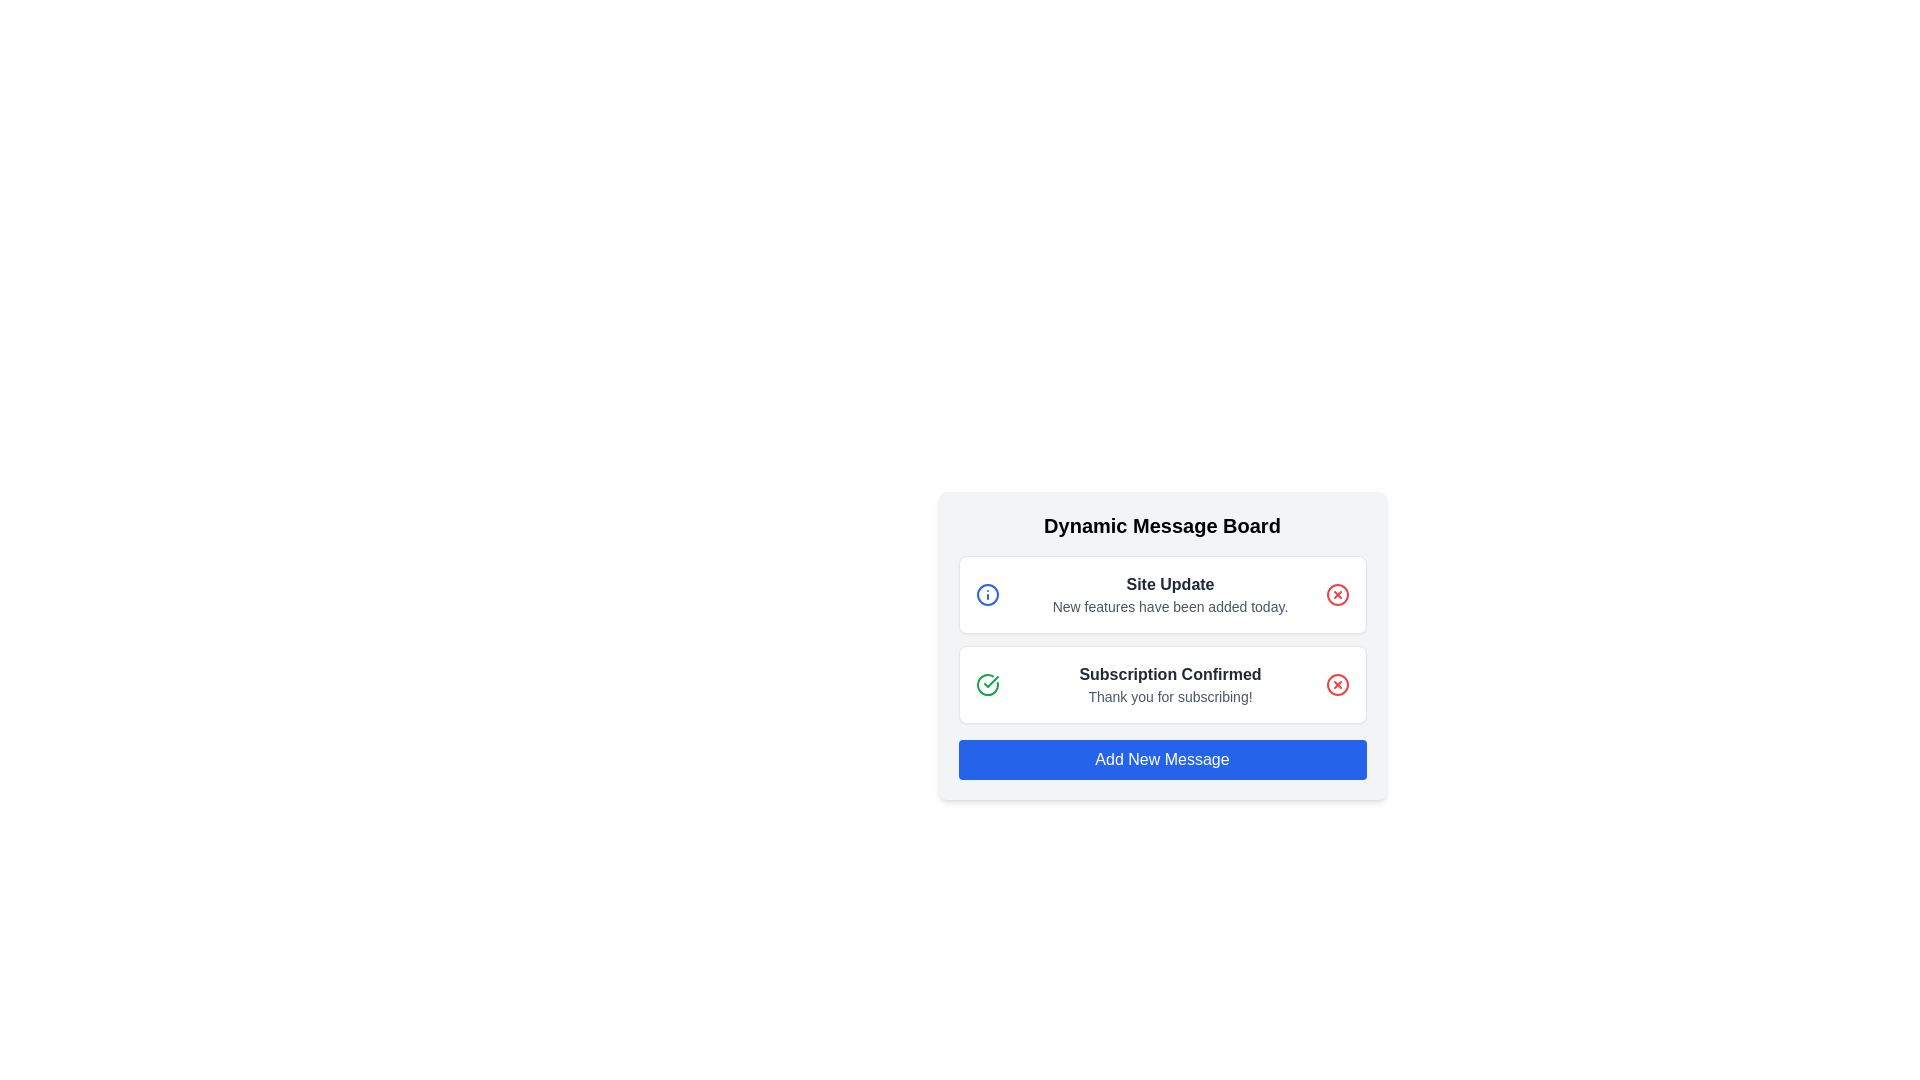 The height and width of the screenshot is (1080, 1920). I want to click on the Decorative Icon associated with the 'Site Update' notification, located at the top-left corner of the notification card, so click(987, 593).